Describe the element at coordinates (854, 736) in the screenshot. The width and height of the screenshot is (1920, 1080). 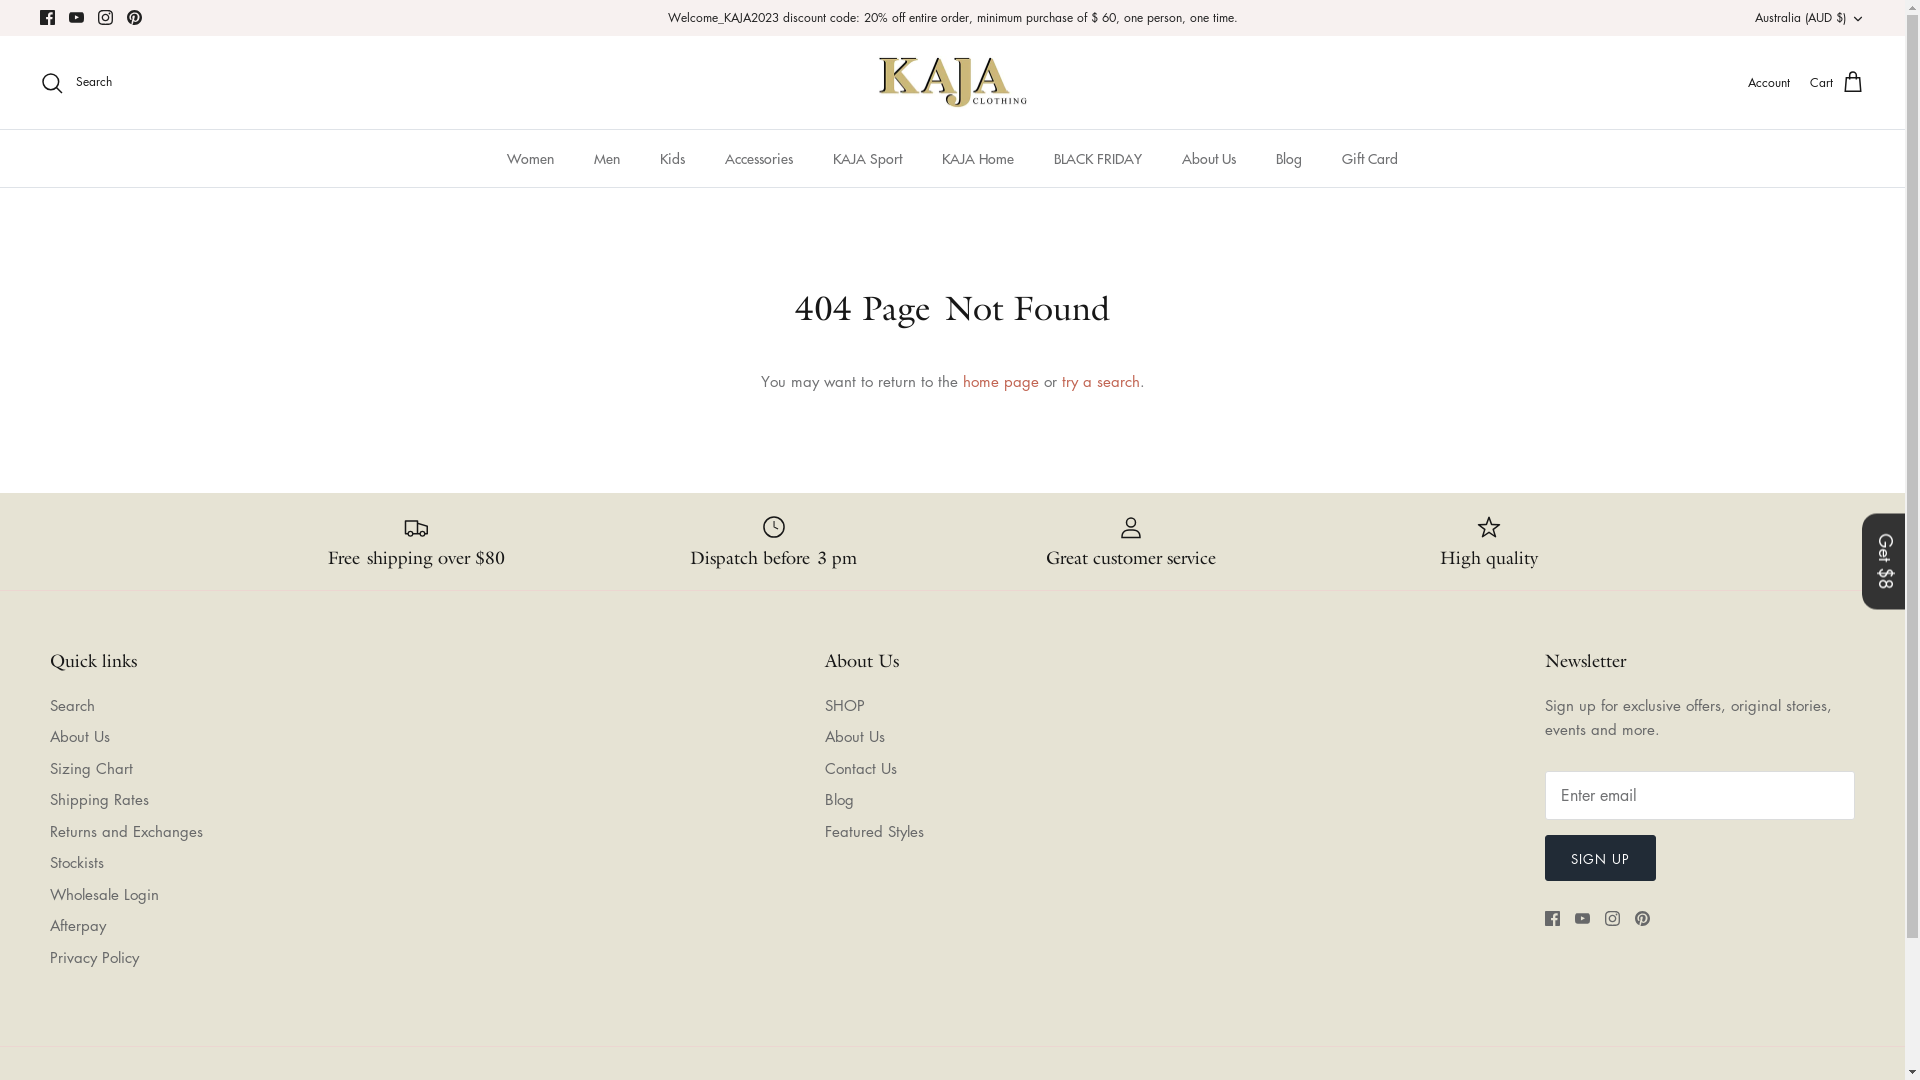
I see `'About Us'` at that location.